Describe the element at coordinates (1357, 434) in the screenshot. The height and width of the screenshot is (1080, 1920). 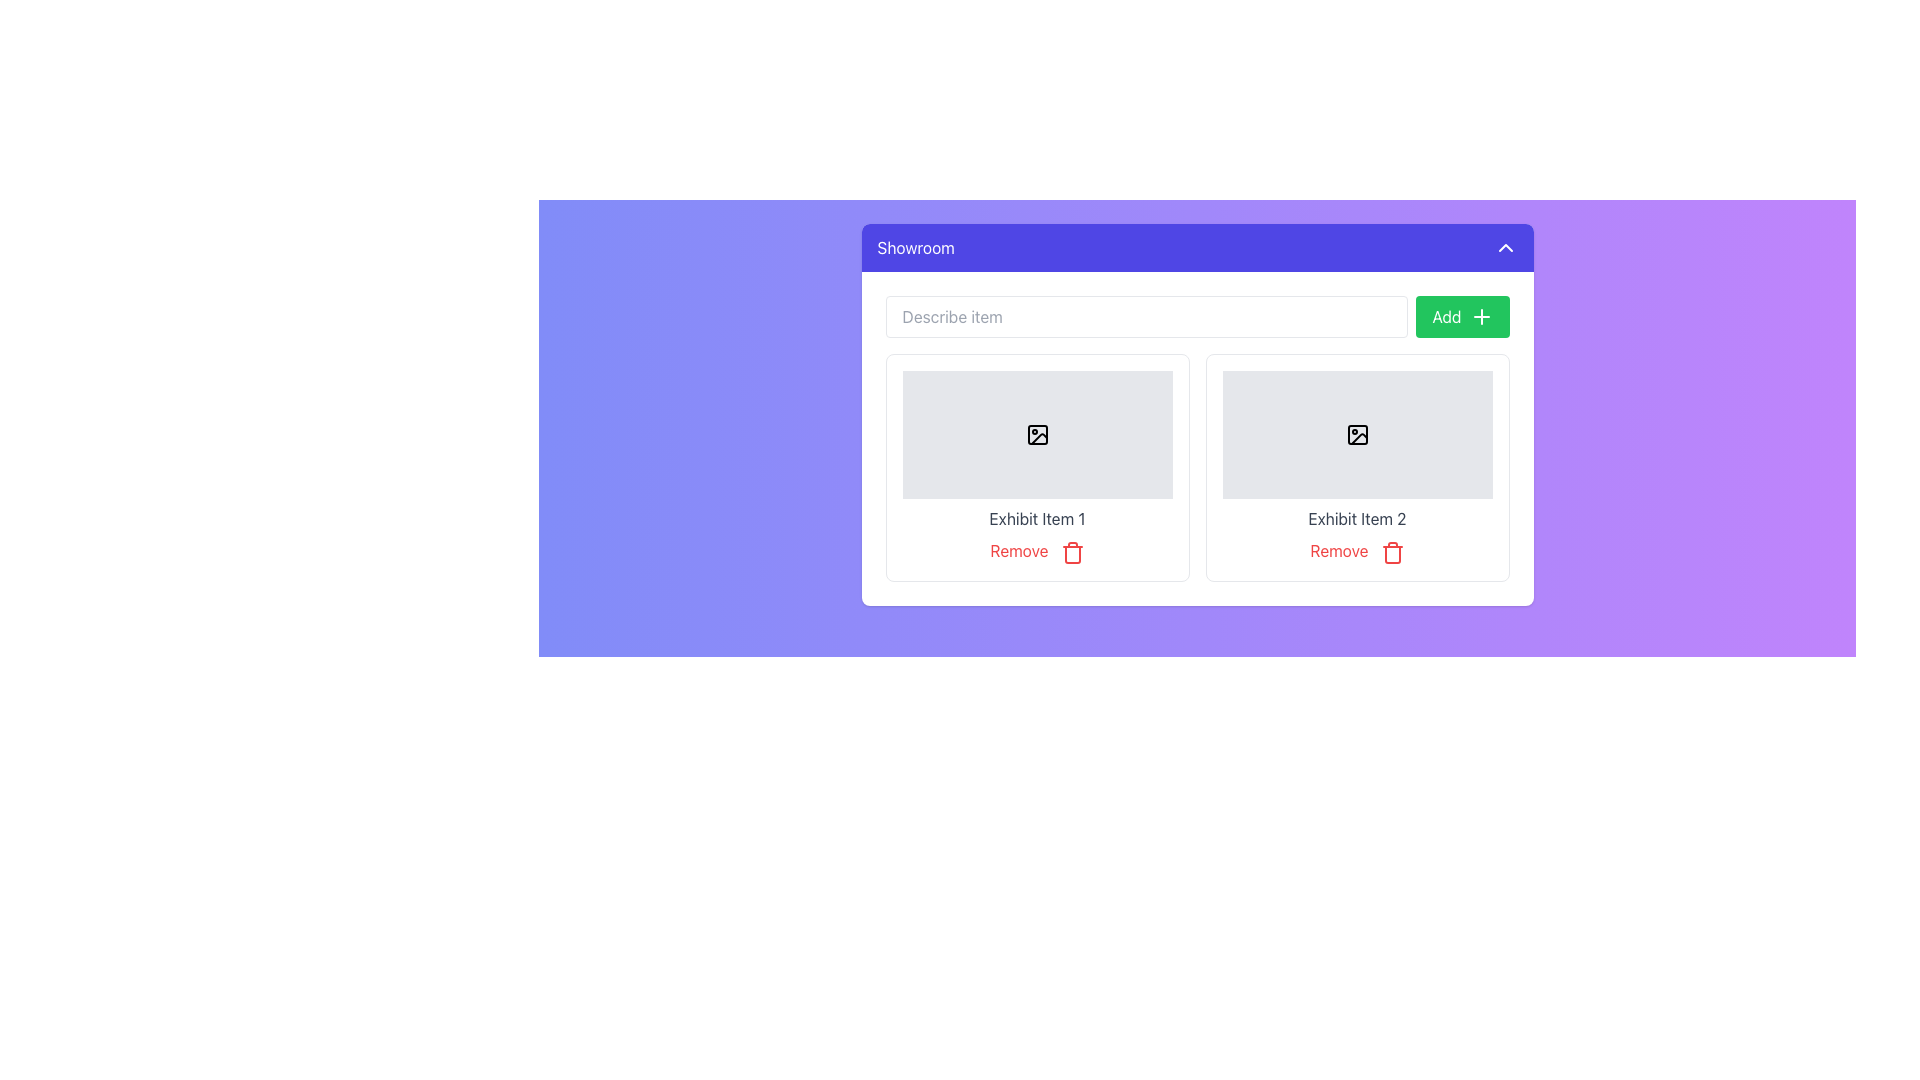
I see `the landscape icon, which is styled as a 2D line drawing with a circle and slanted line, located in the second column under the 'Exhibit Item 2' heading` at that location.